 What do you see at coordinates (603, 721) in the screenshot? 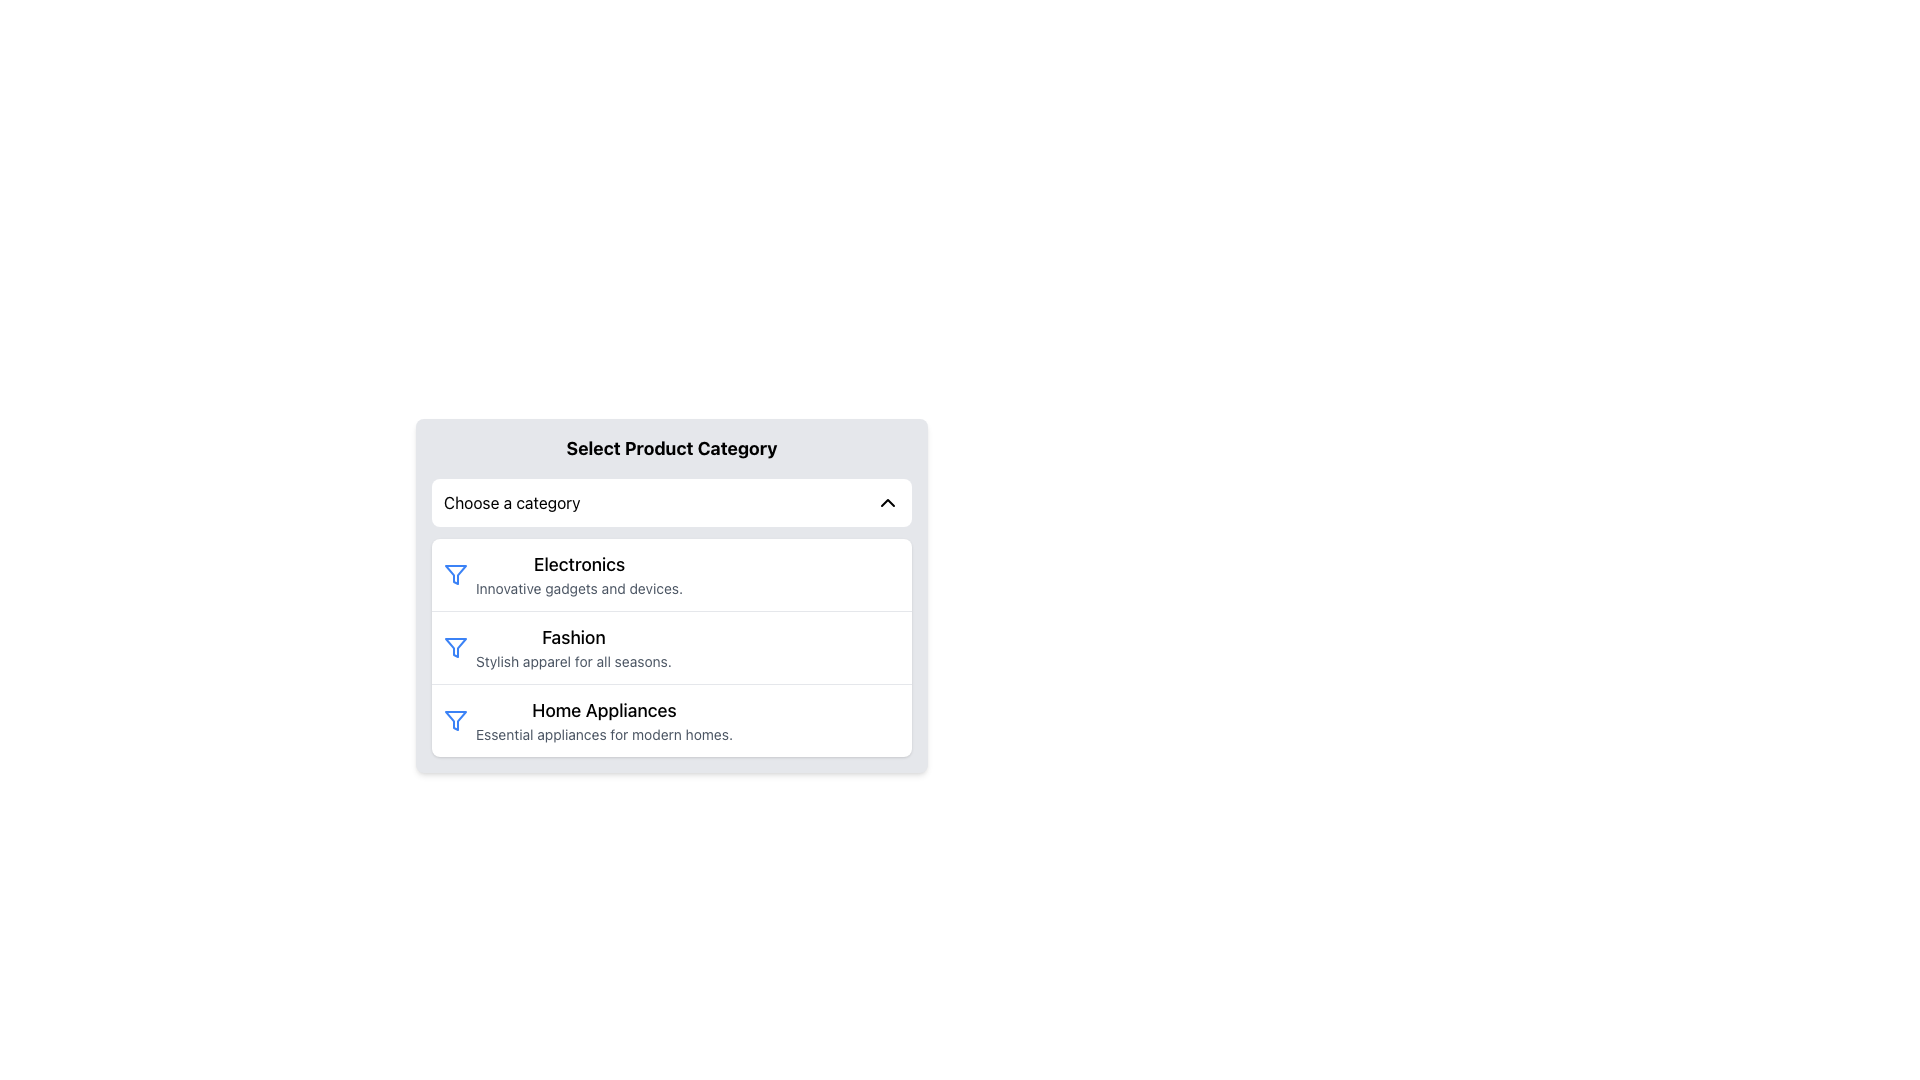
I see `the 'Home Appliances' option item in the category selection interface` at bounding box center [603, 721].